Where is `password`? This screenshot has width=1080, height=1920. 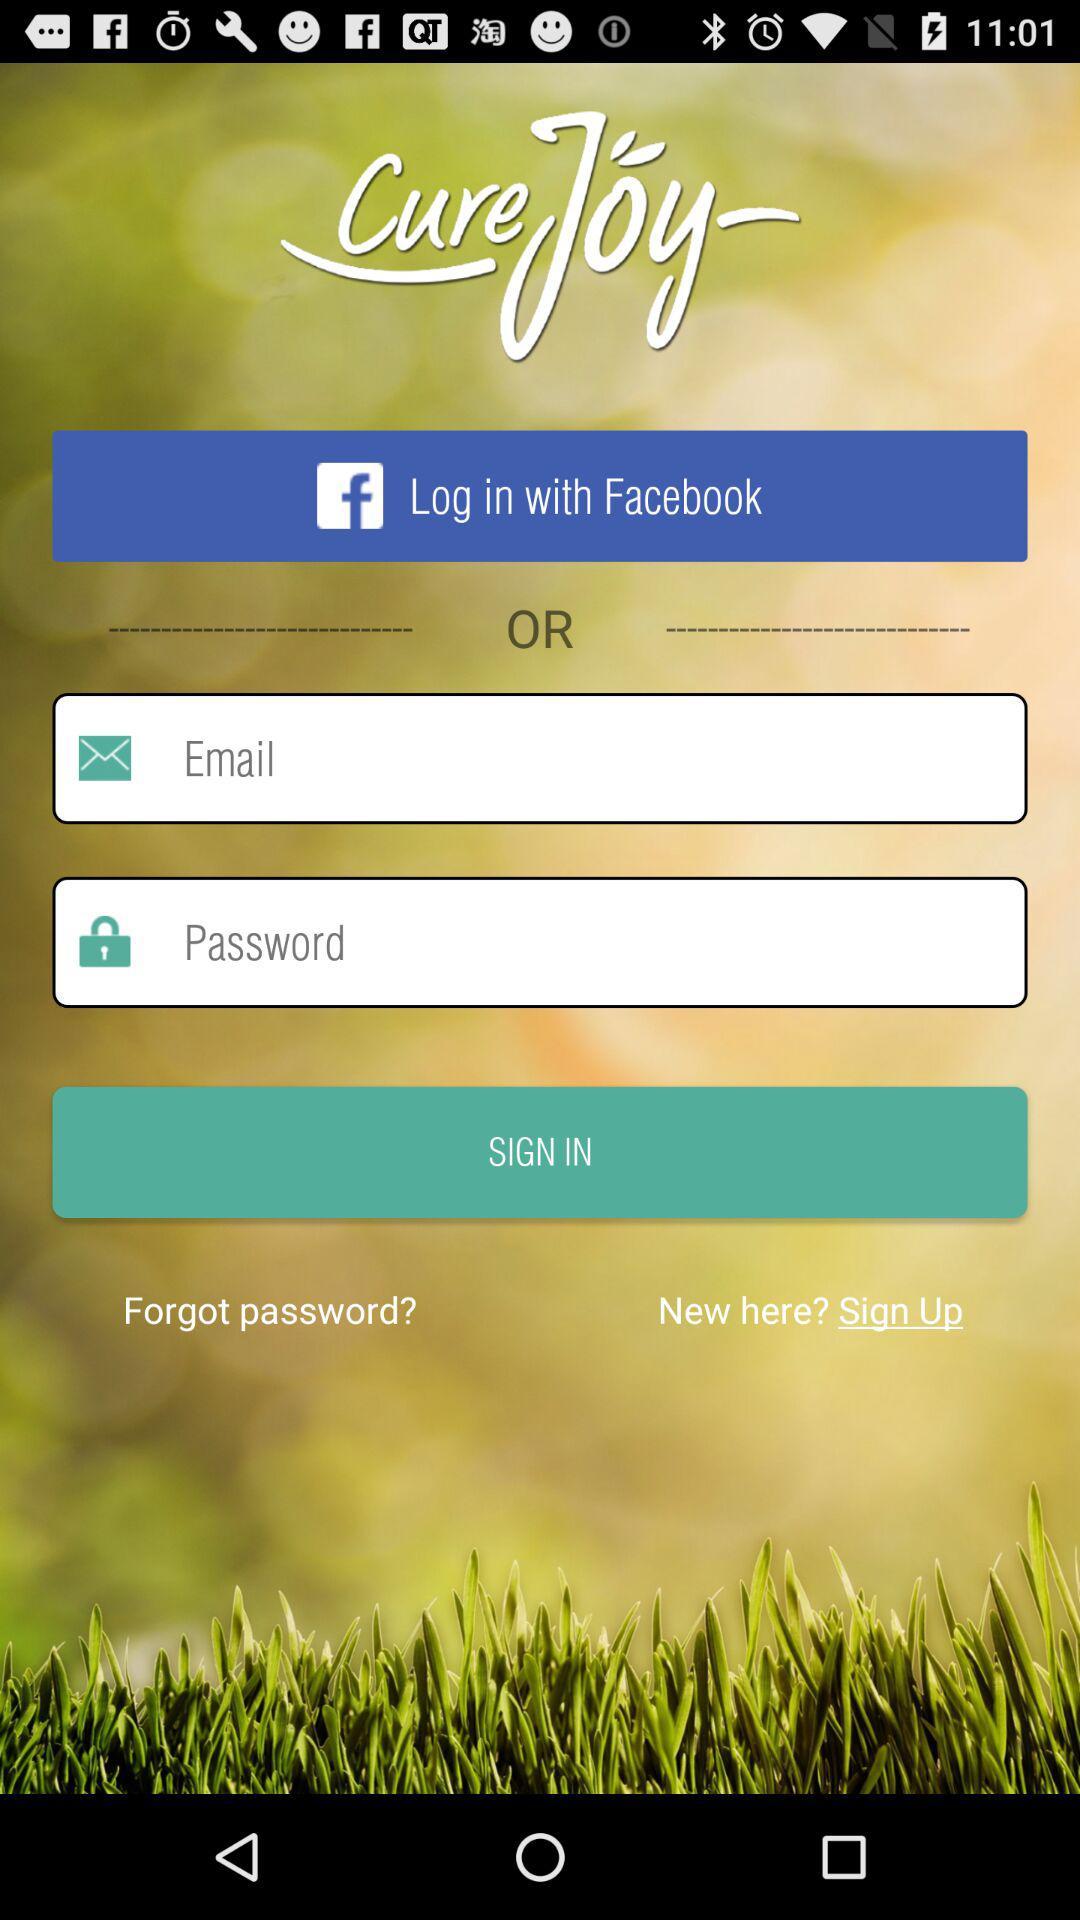 password is located at coordinates (579, 941).